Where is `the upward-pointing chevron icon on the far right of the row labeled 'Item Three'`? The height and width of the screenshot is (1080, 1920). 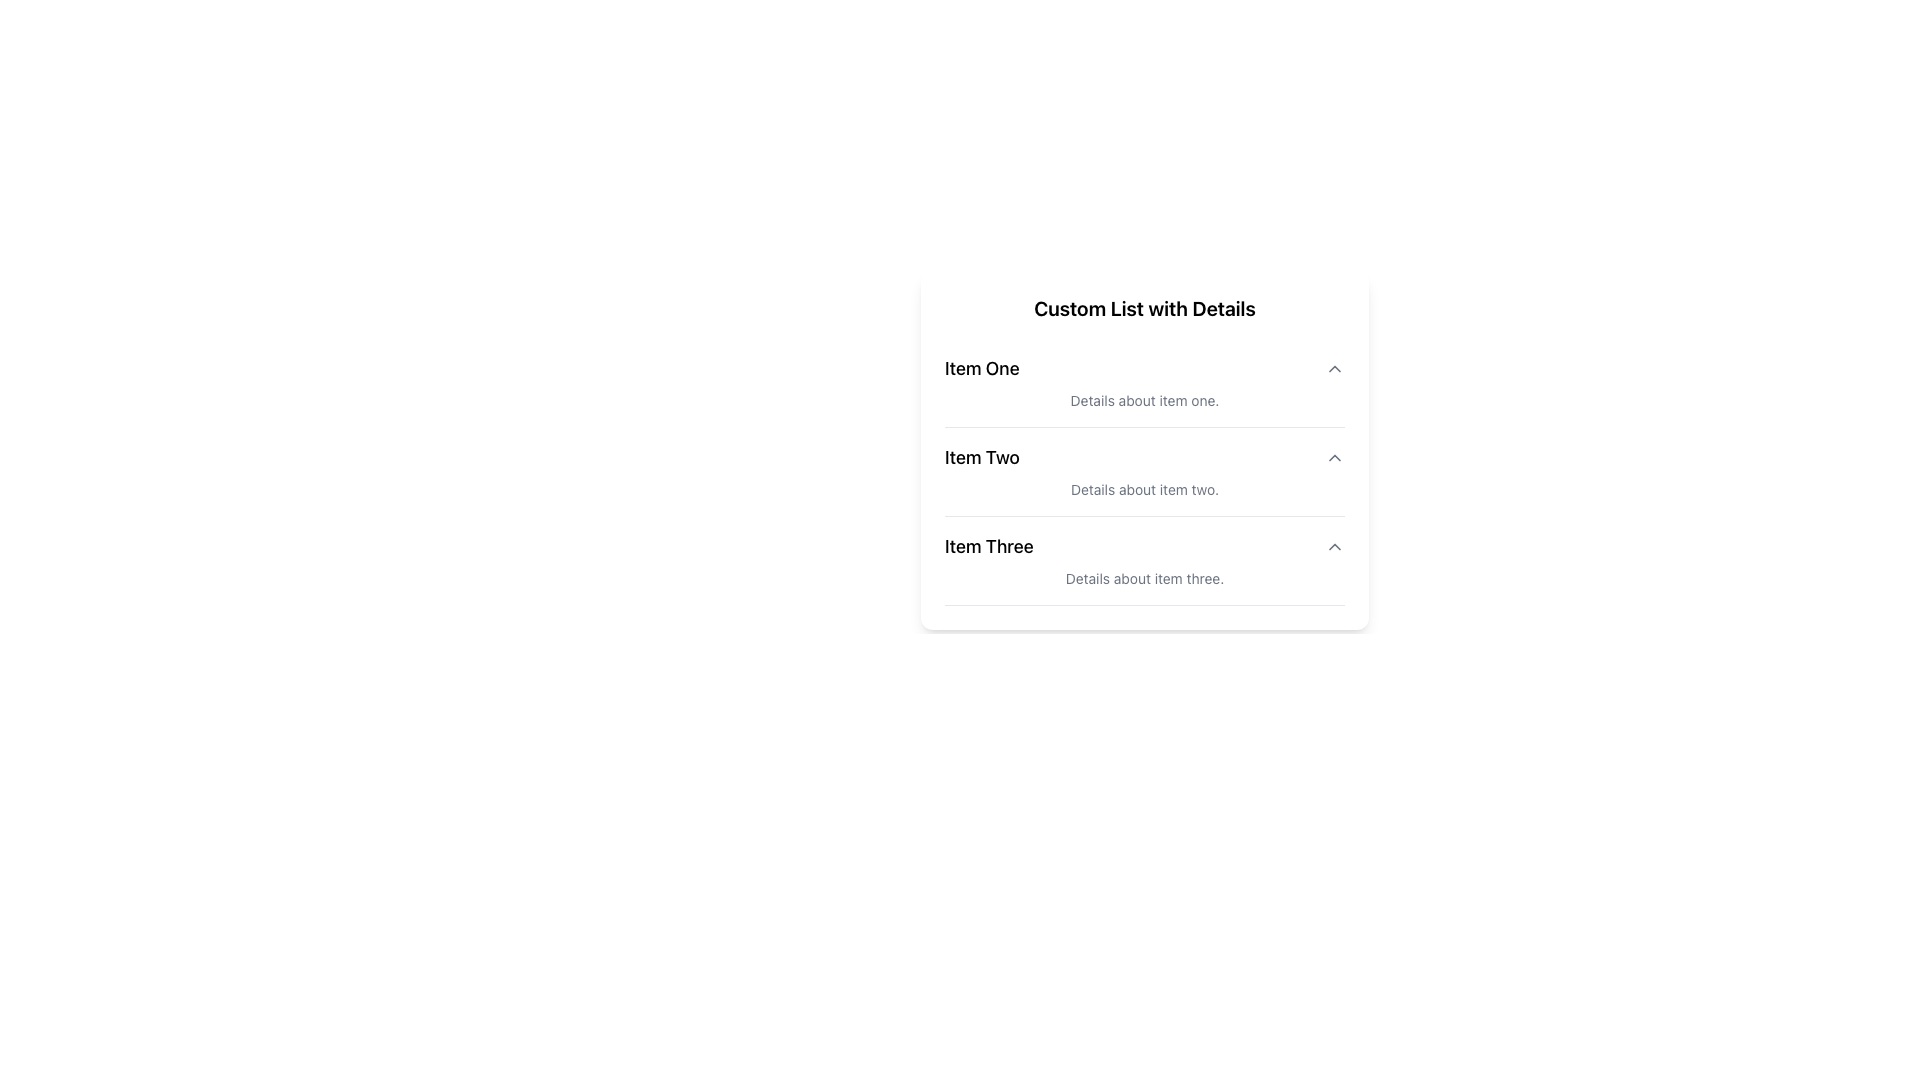 the upward-pointing chevron icon on the far right of the row labeled 'Item Three' is located at coordinates (1334, 547).